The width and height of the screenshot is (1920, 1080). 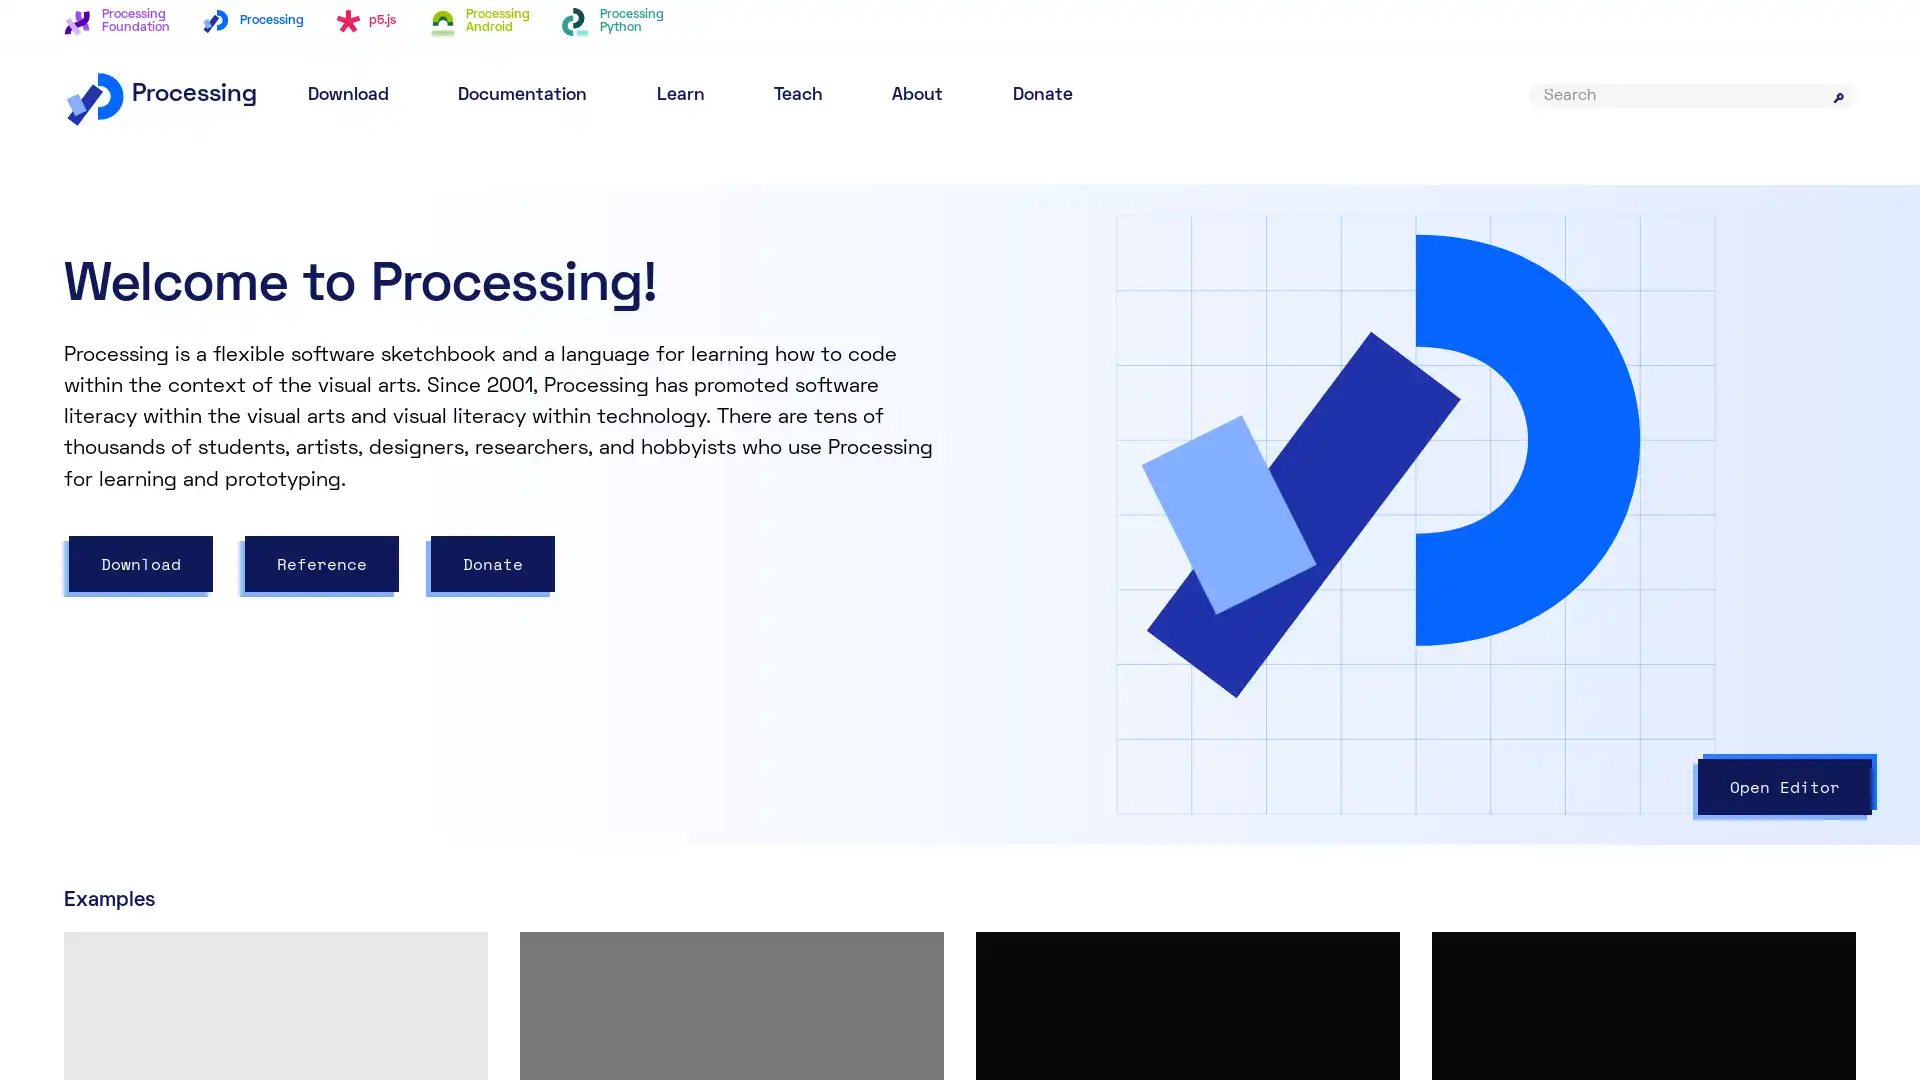 I want to click on change position, so click(x=1139, y=663).